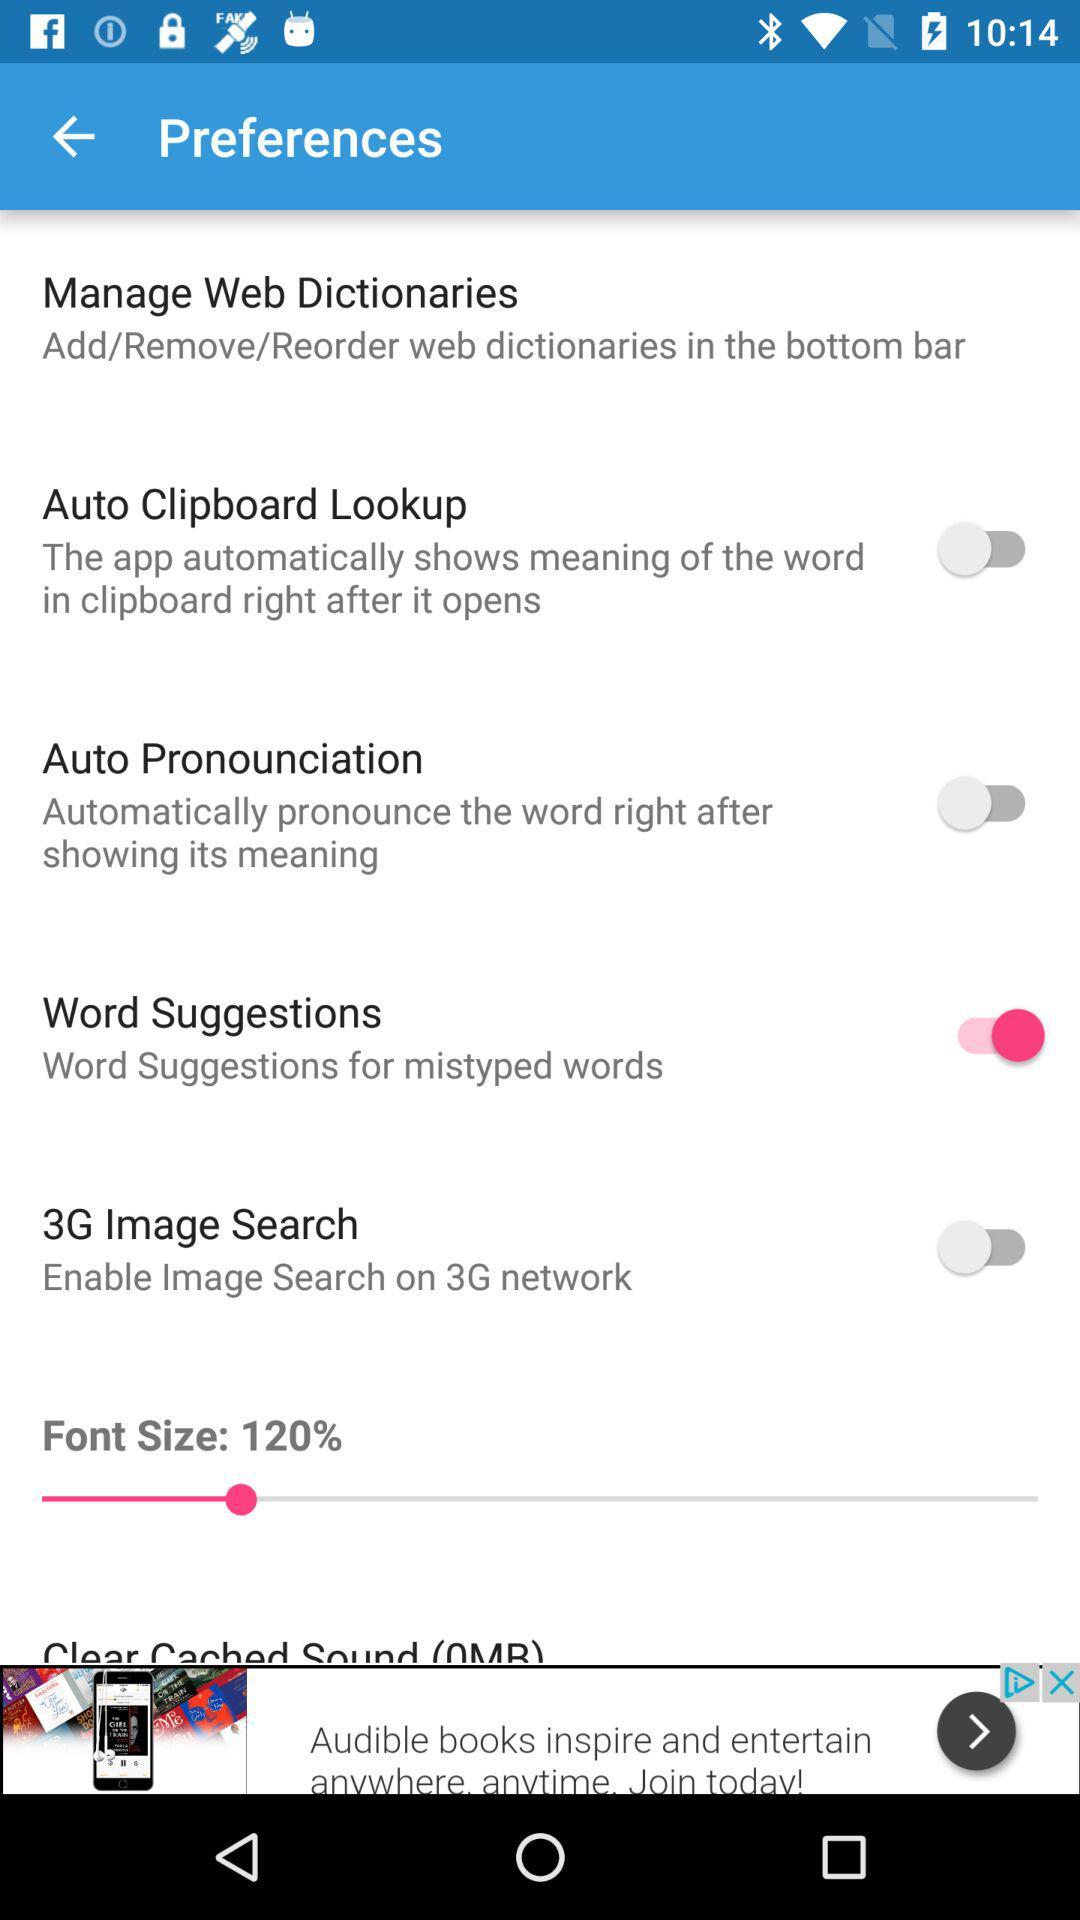 The height and width of the screenshot is (1920, 1080). I want to click on 3g image search option, so click(991, 1245).